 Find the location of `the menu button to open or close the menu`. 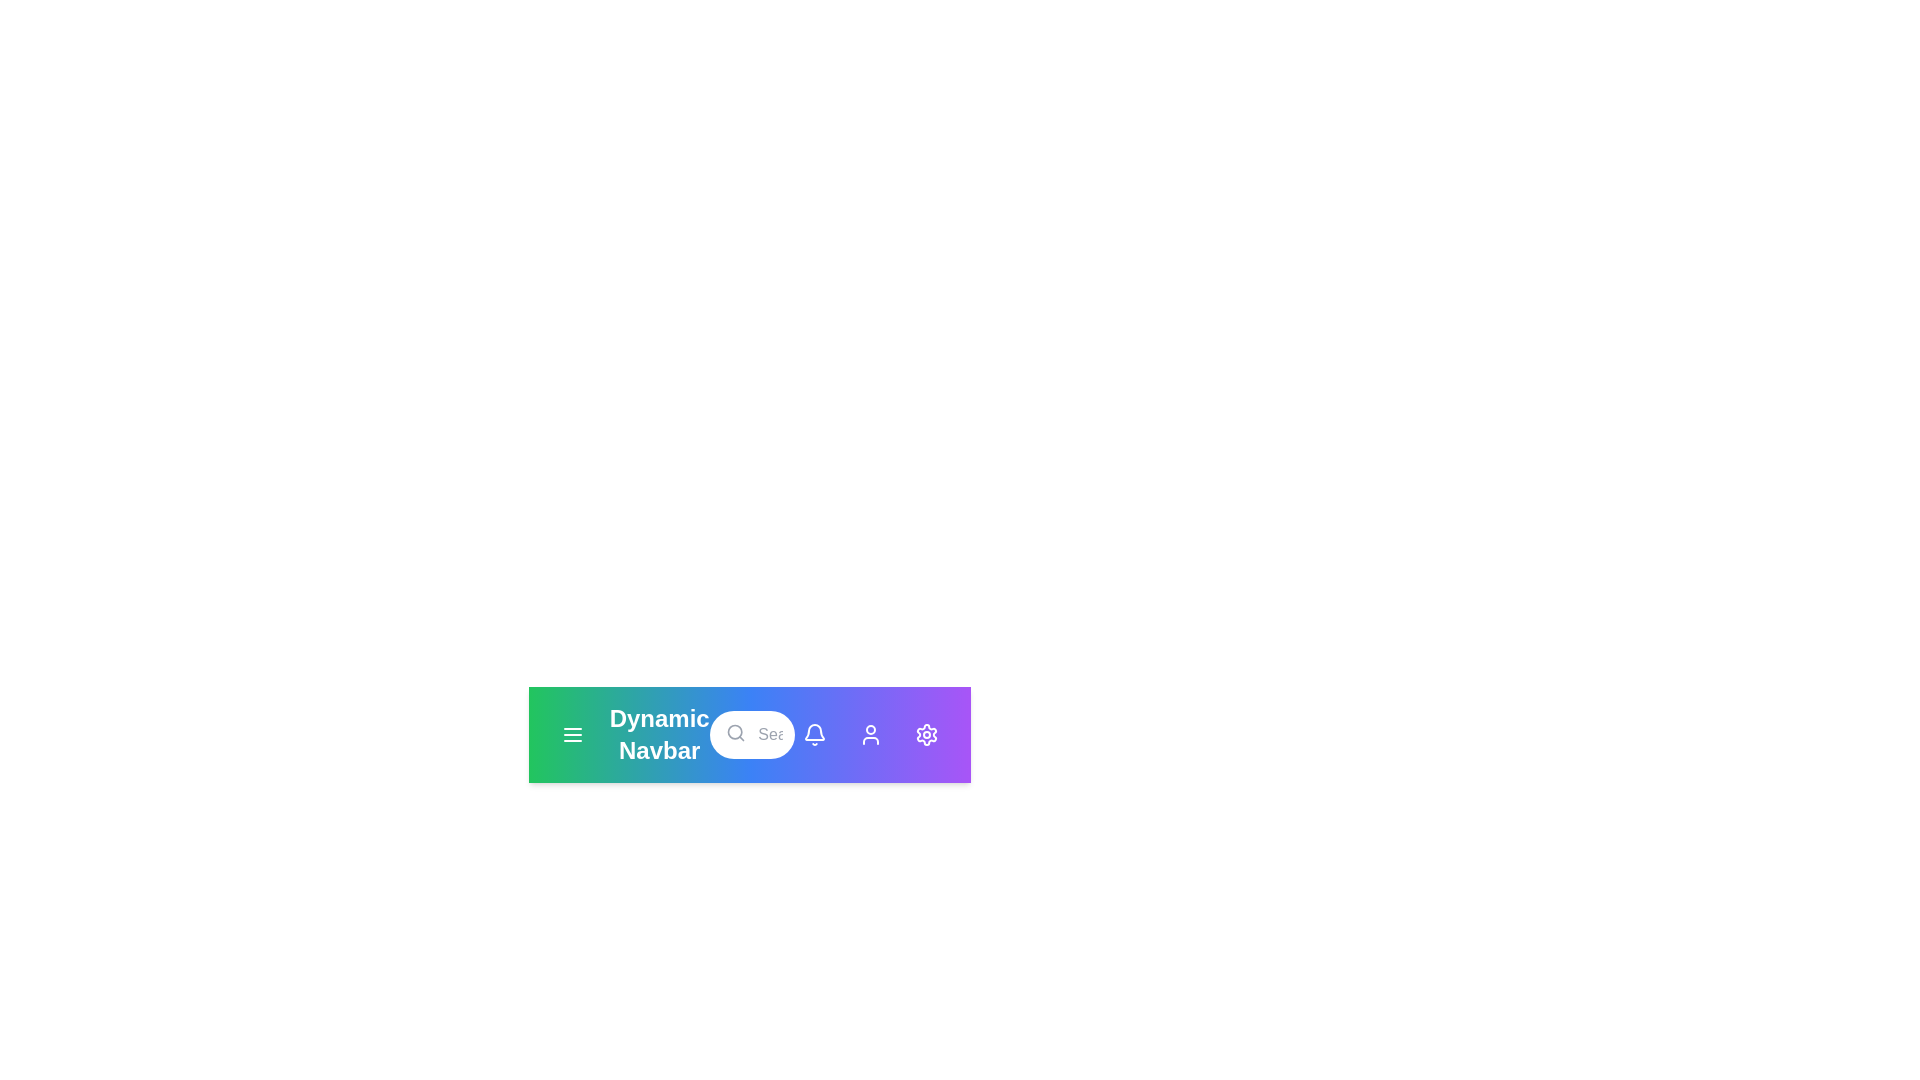

the menu button to open or close the menu is located at coordinates (571, 735).